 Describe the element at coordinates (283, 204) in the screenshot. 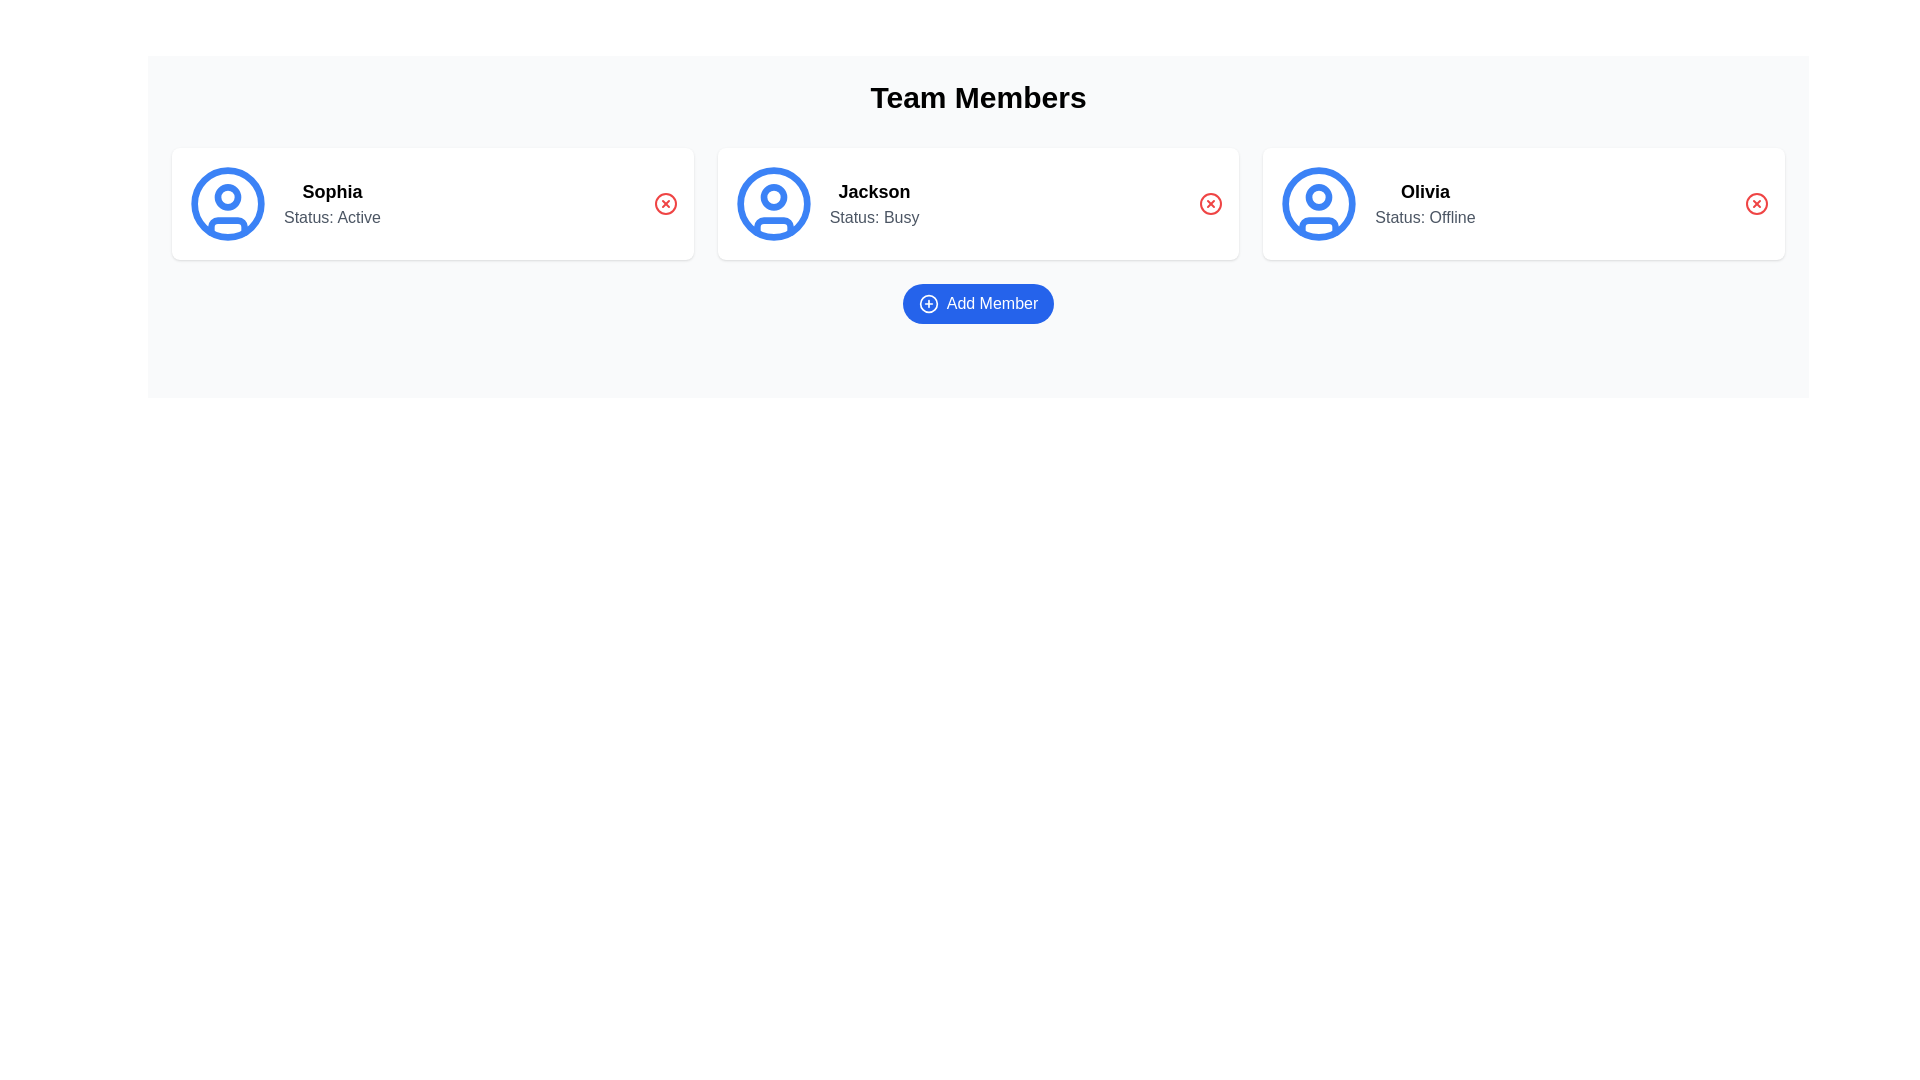

I see `the user display component featuring a circular blue icon and the text 'Sophia' with 'Status: Active' below it` at that location.